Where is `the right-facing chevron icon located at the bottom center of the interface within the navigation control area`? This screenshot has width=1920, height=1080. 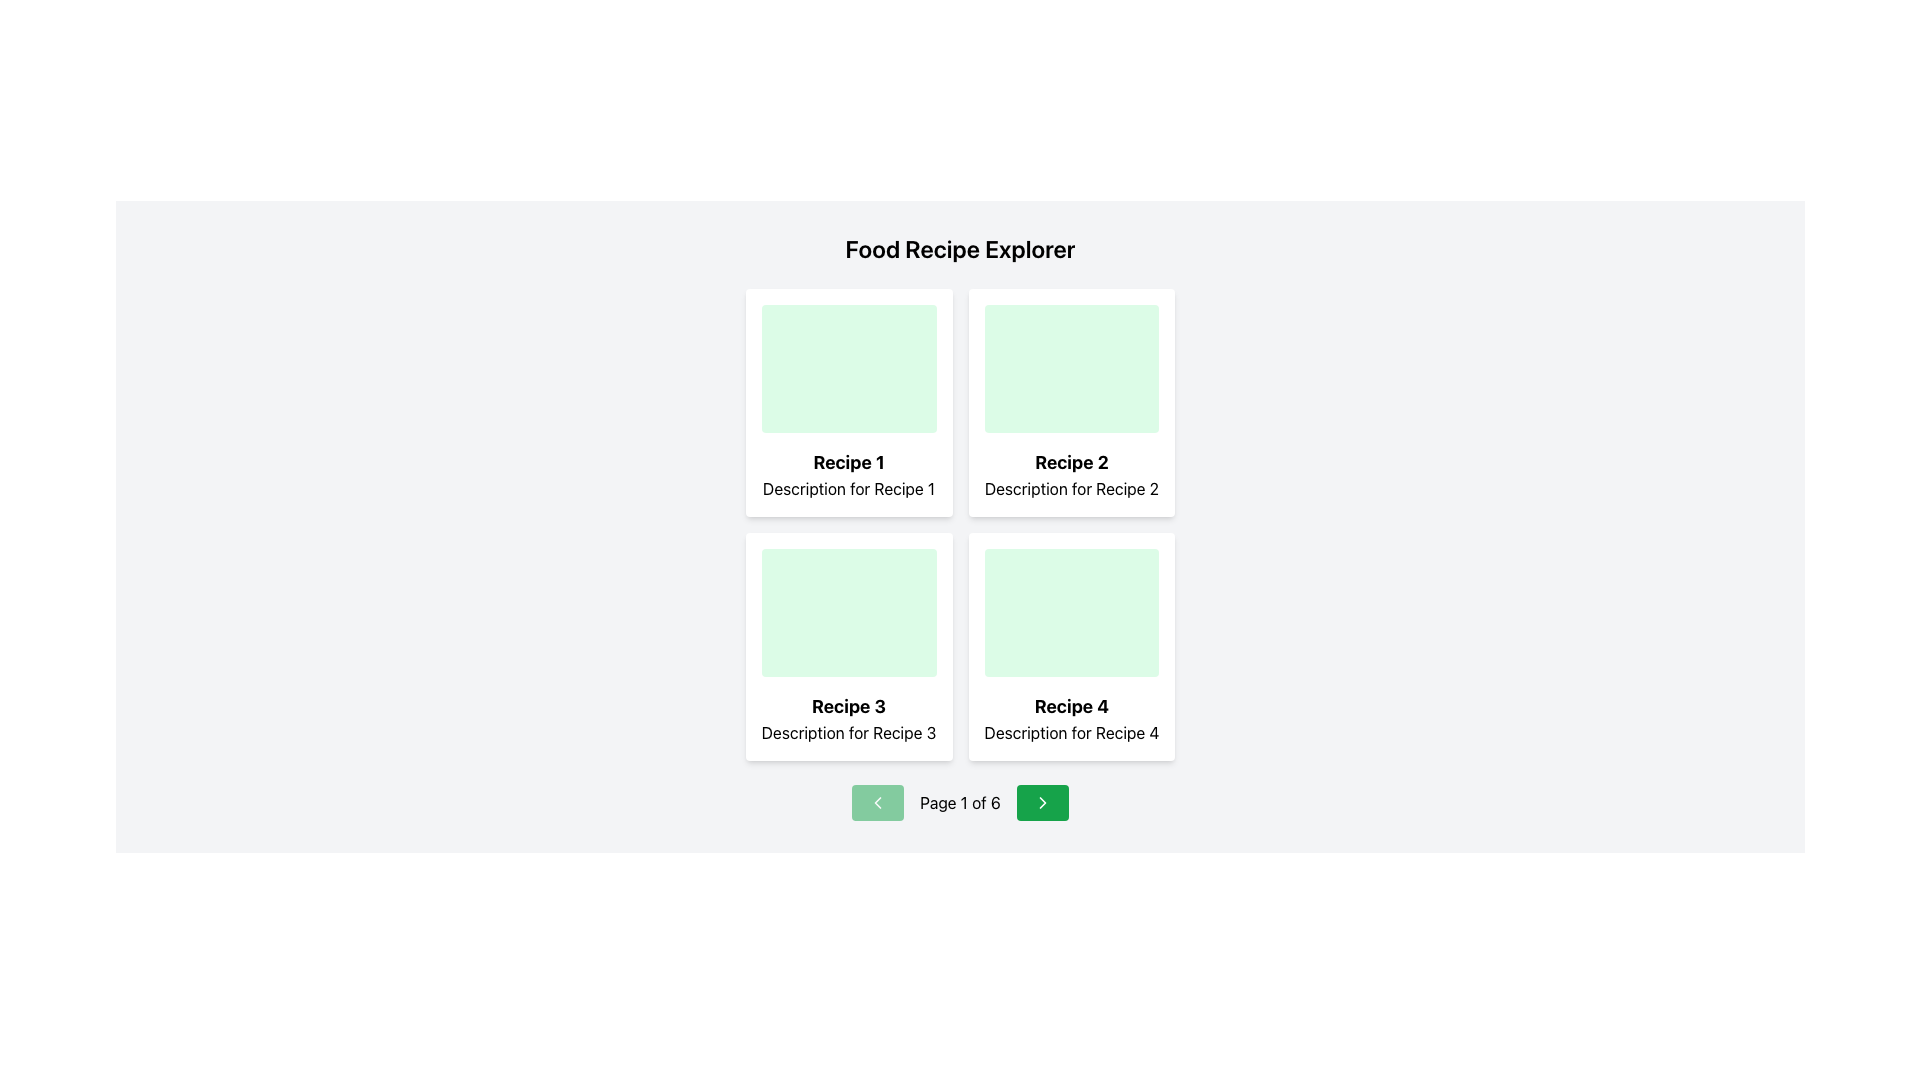
the right-facing chevron icon located at the bottom center of the interface within the navigation control area is located at coordinates (1041, 801).